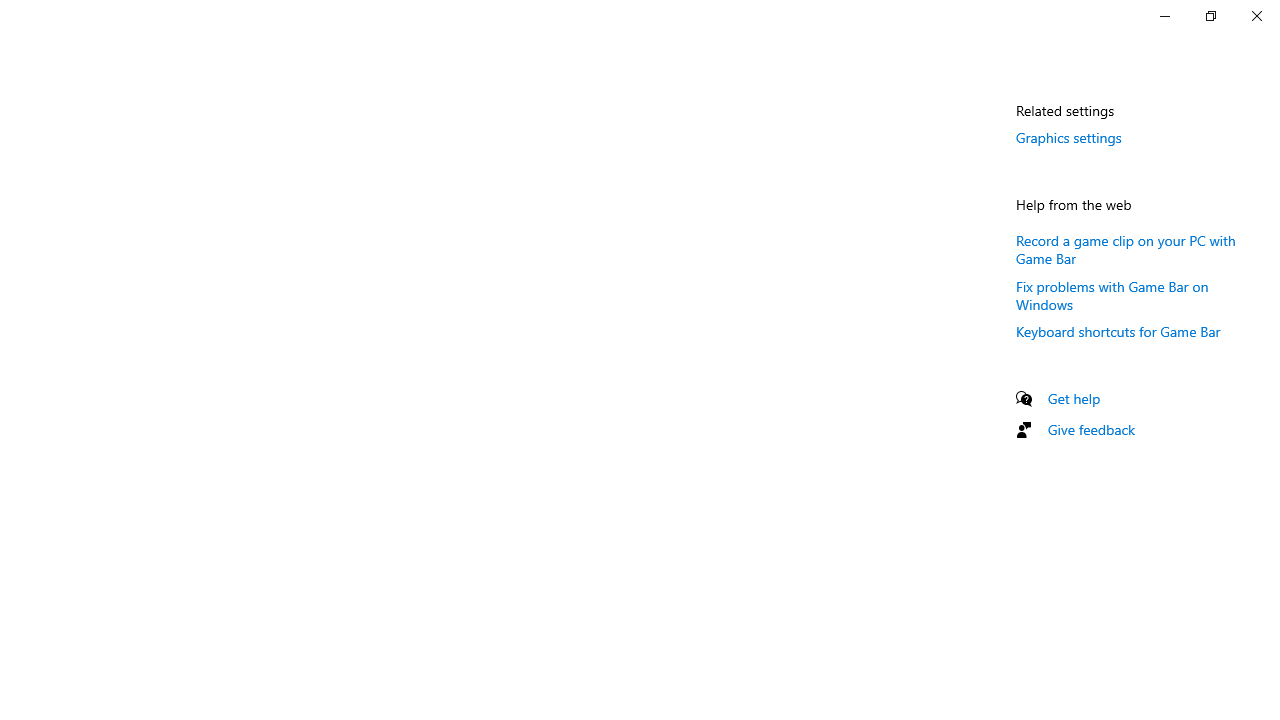 The width and height of the screenshot is (1280, 720). What do you see at coordinates (1068, 136) in the screenshot?
I see `'Graphics settings'` at bounding box center [1068, 136].